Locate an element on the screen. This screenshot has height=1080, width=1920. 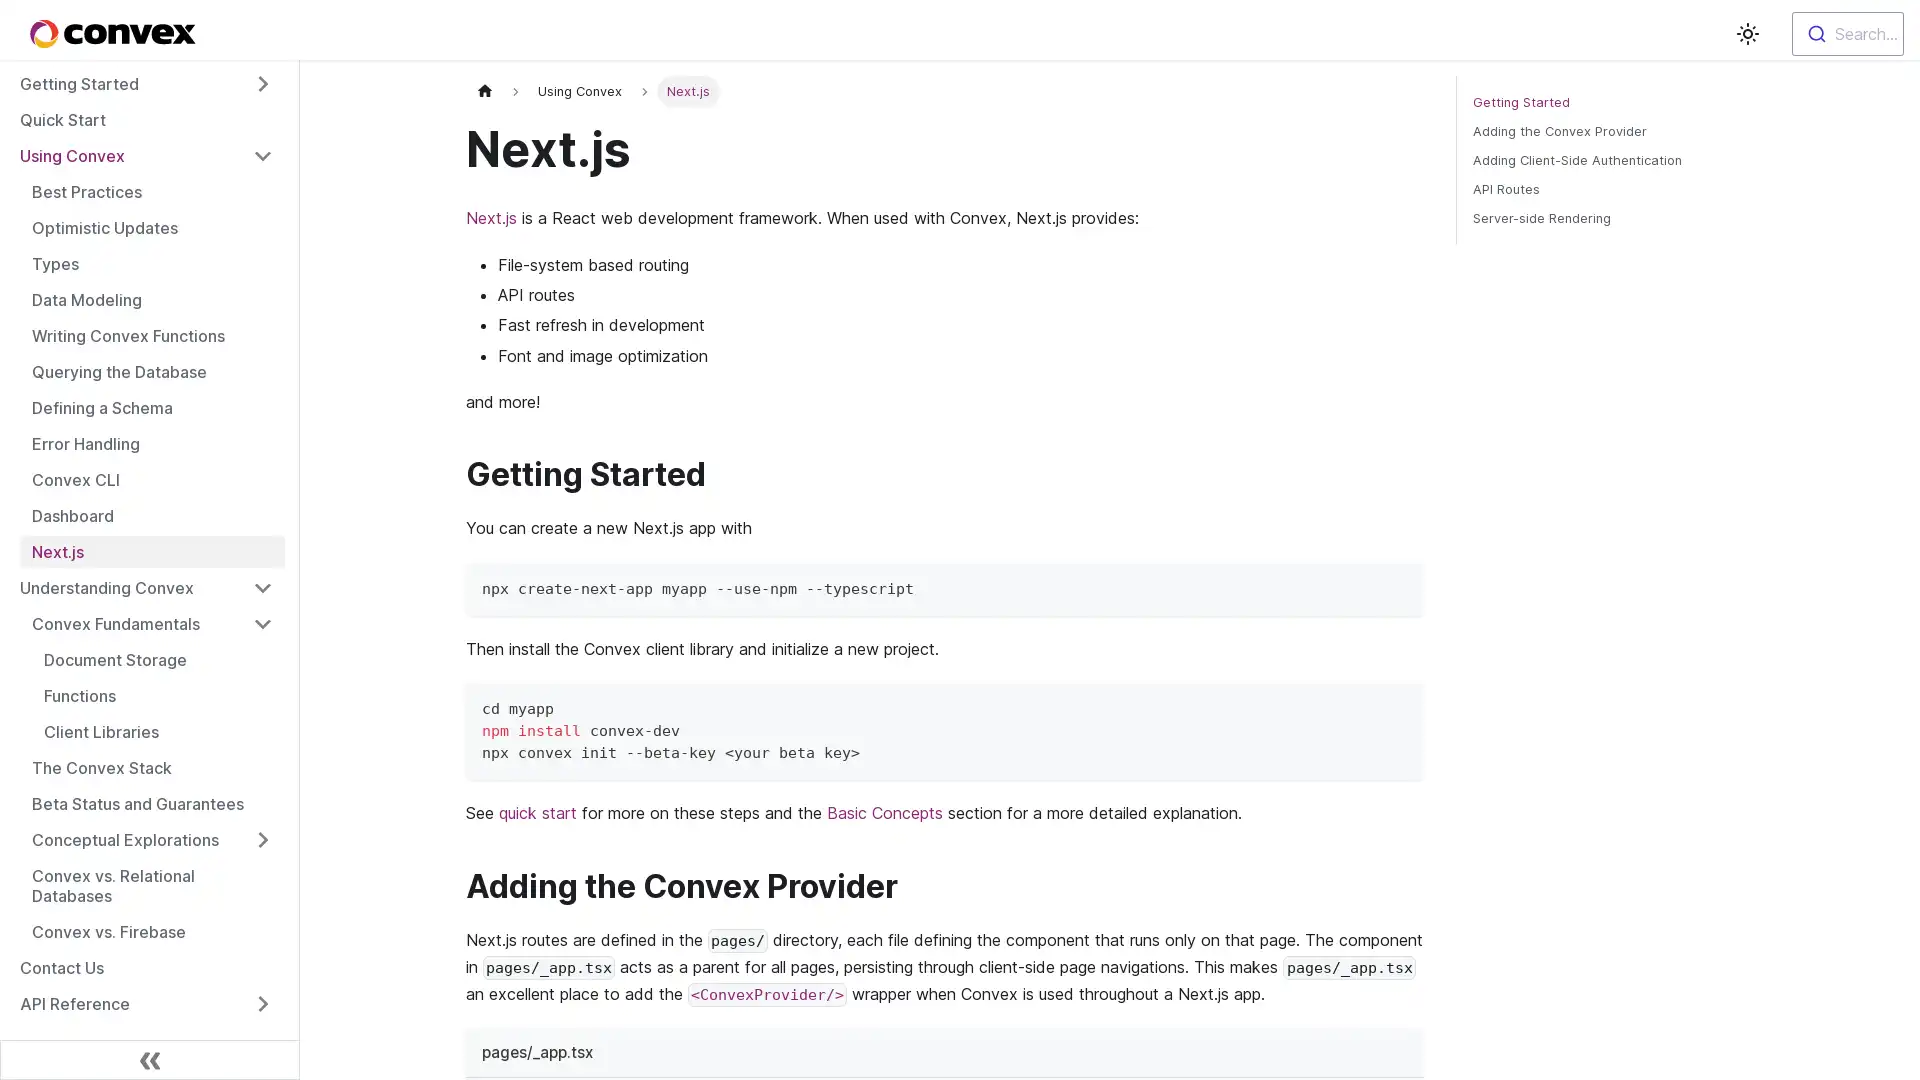
Switch between dark and light mode (currently light mode) is located at coordinates (1746, 34).